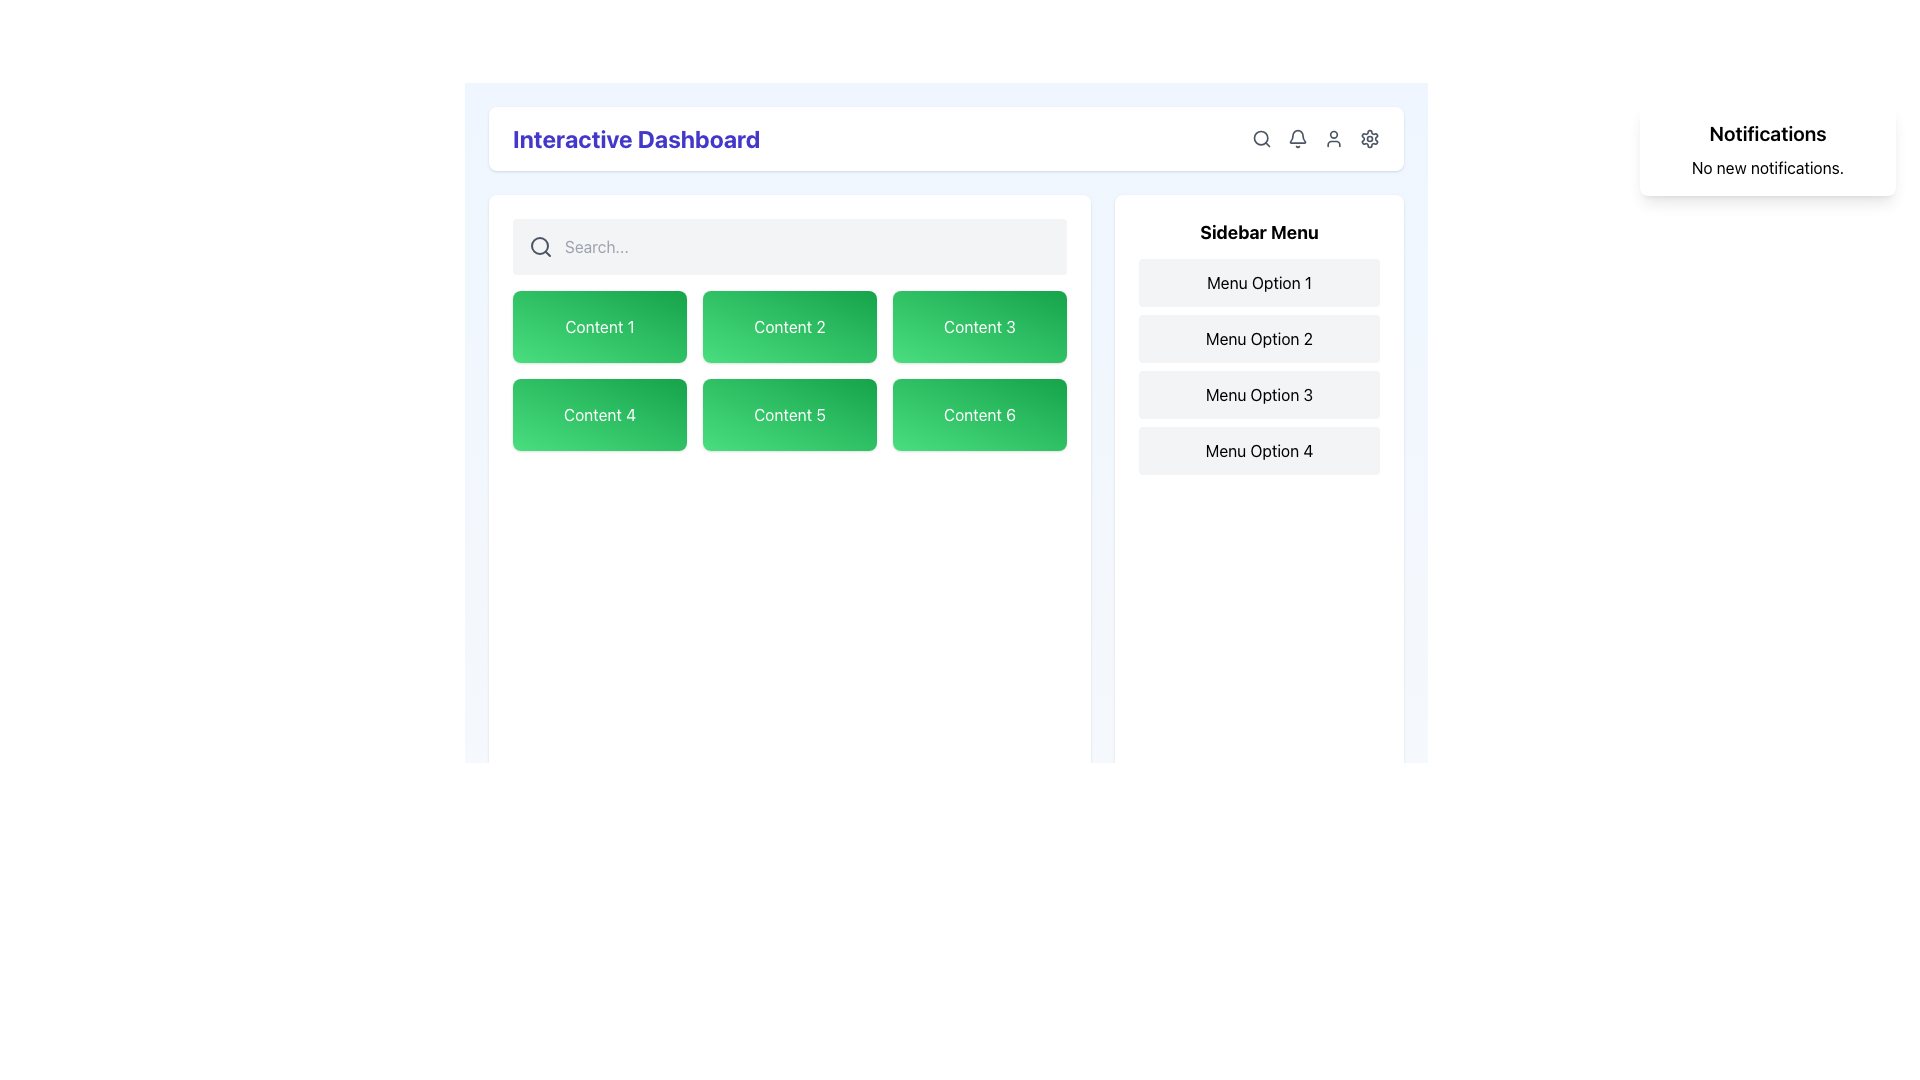 This screenshot has height=1080, width=1920. I want to click on the static content block with a green gradient background and the text 'Content 1' centered within it, located in the top-left corner of the grid, so click(599, 326).